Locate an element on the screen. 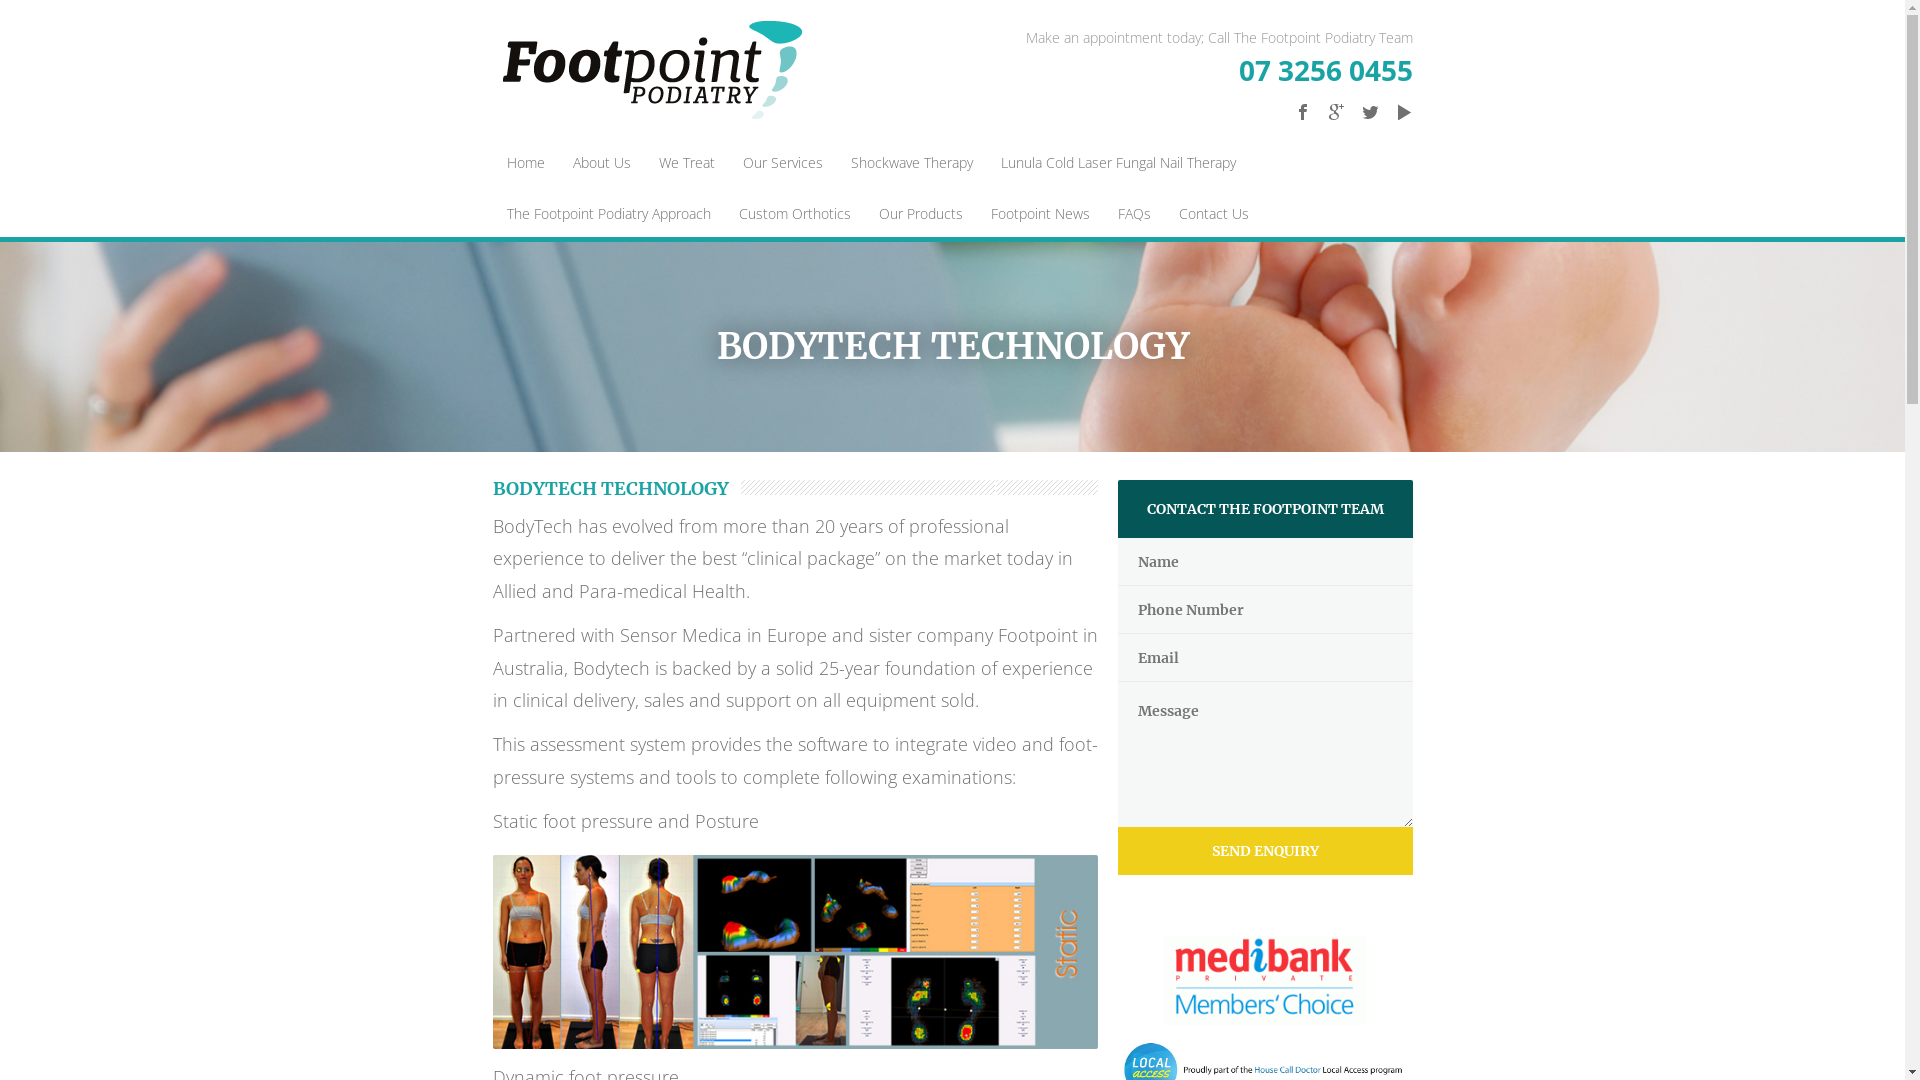 Image resolution: width=1920 pixels, height=1080 pixels. 'Contact Us' is located at coordinates (1212, 216).